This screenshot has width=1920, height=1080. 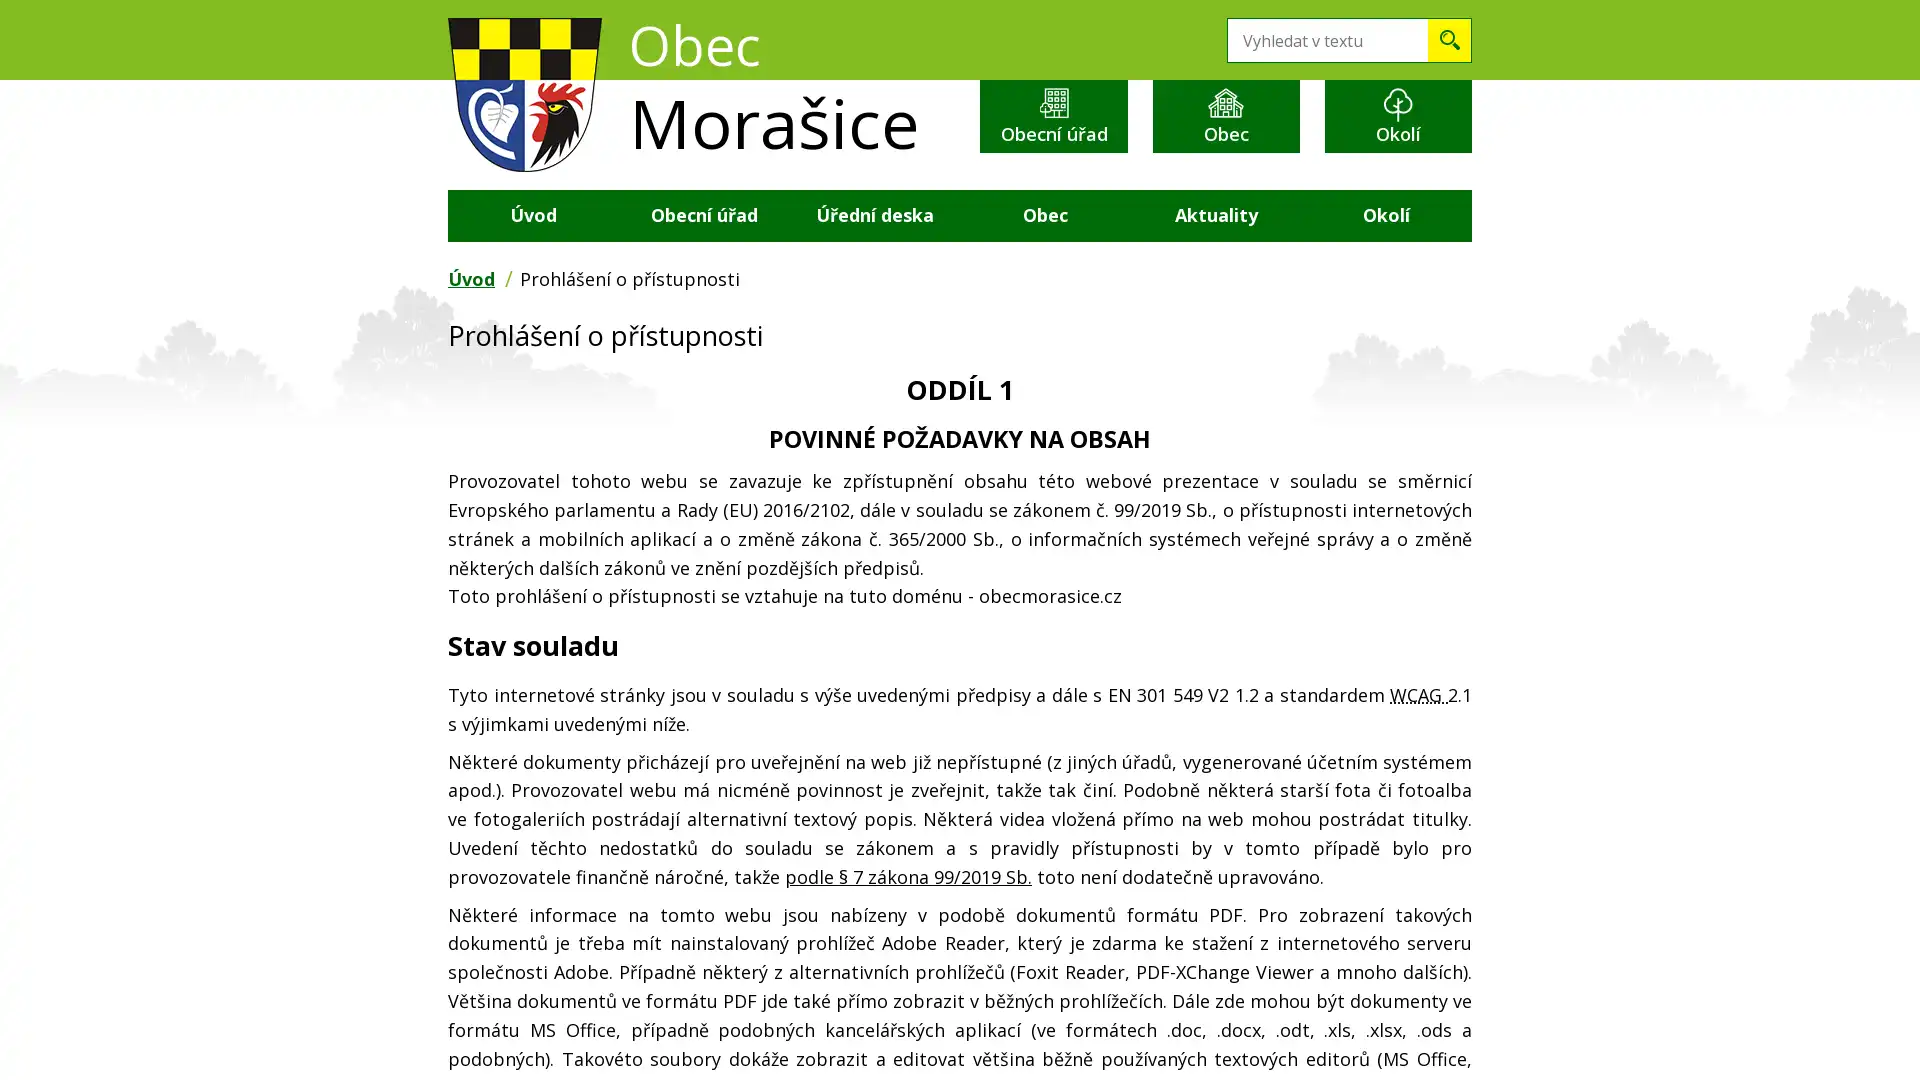 I want to click on Hledat, so click(x=1449, y=40).